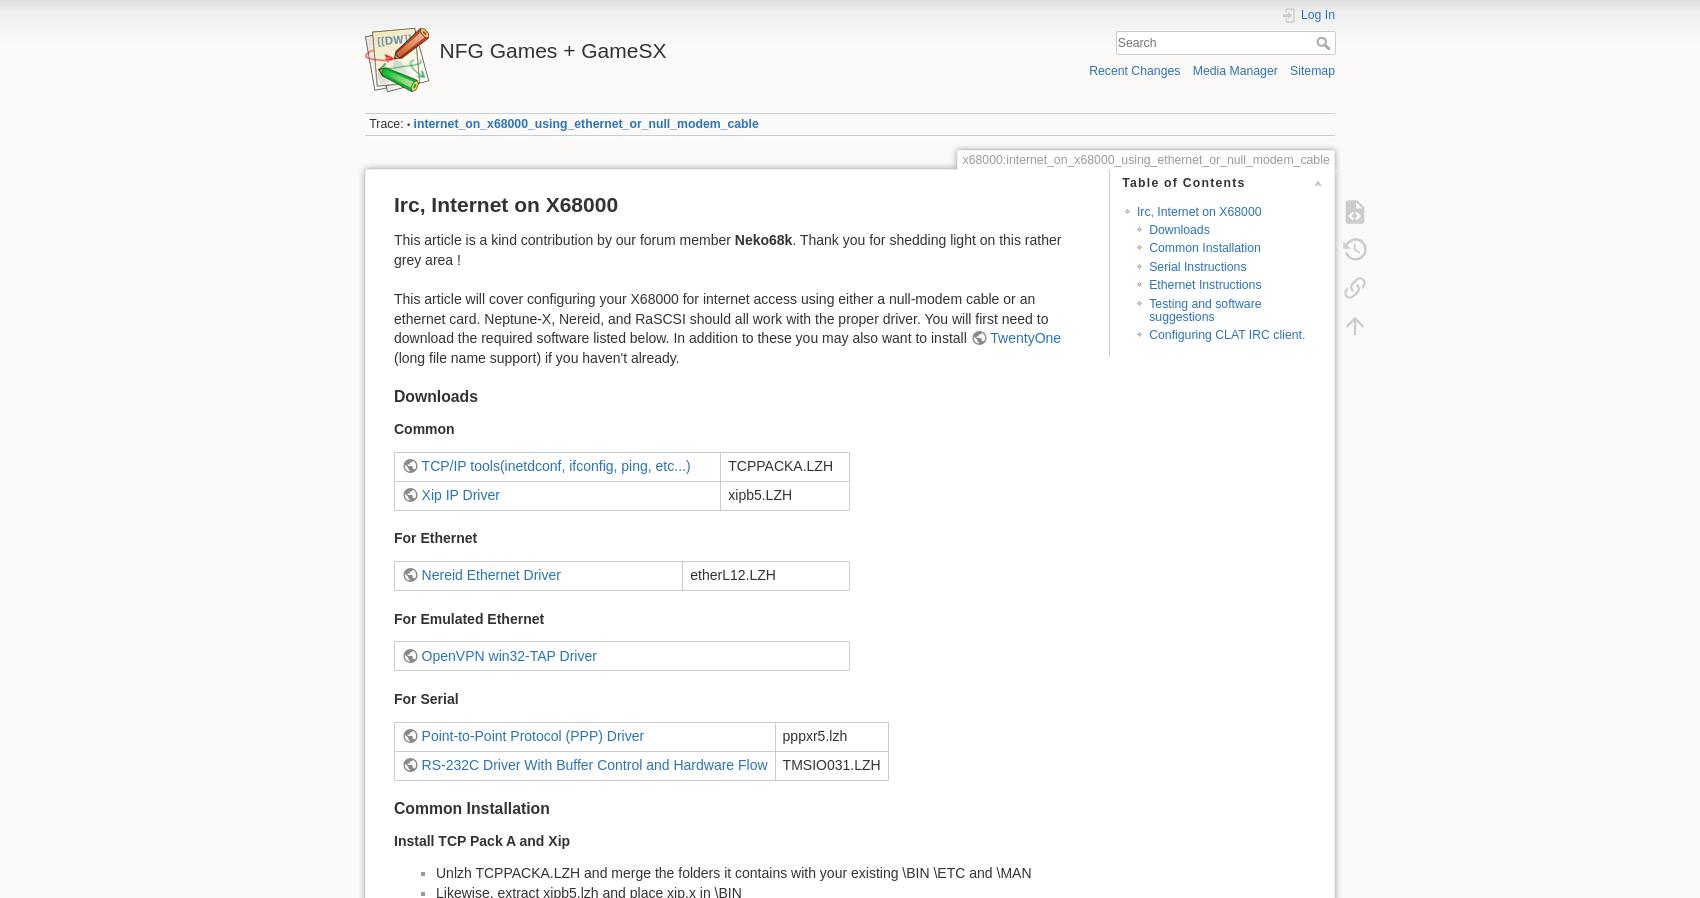  I want to click on 'For Serial', so click(426, 698).